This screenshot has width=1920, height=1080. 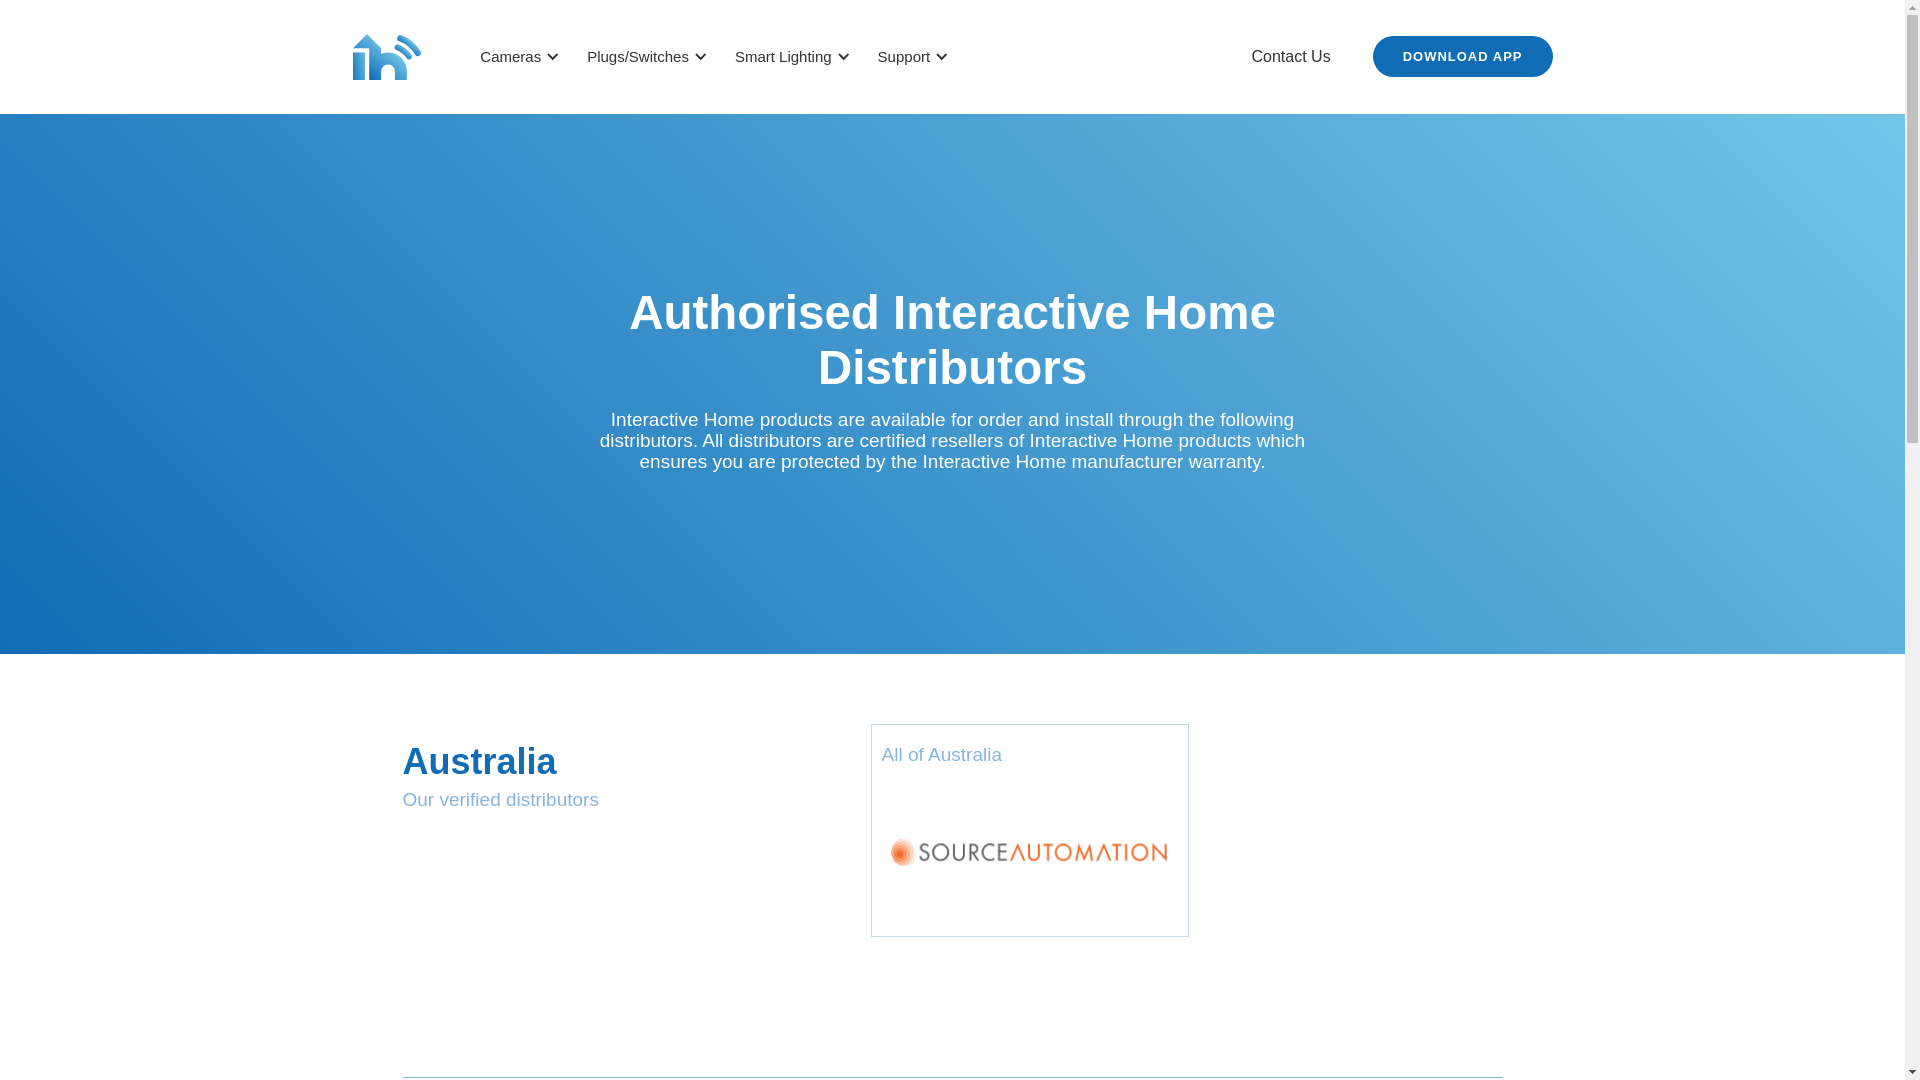 I want to click on 'Contact Us', so click(x=1291, y=56).